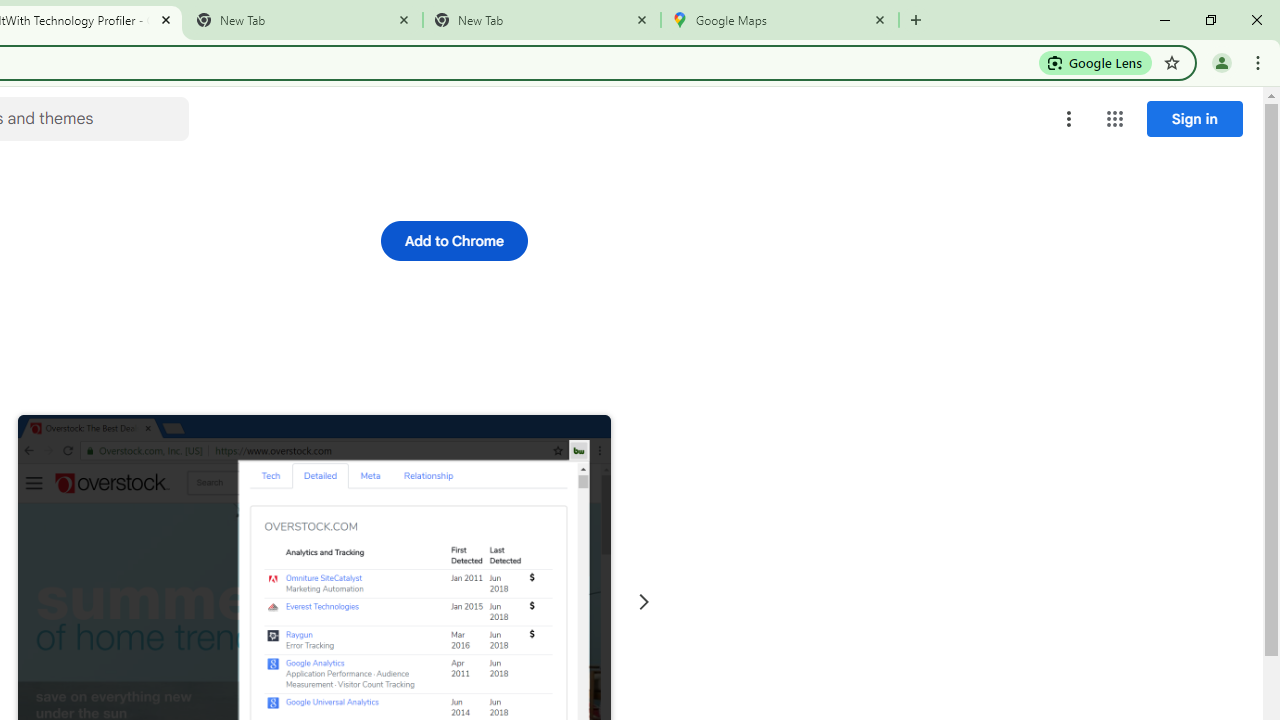  I want to click on 'Add to Chrome', so click(452, 239).